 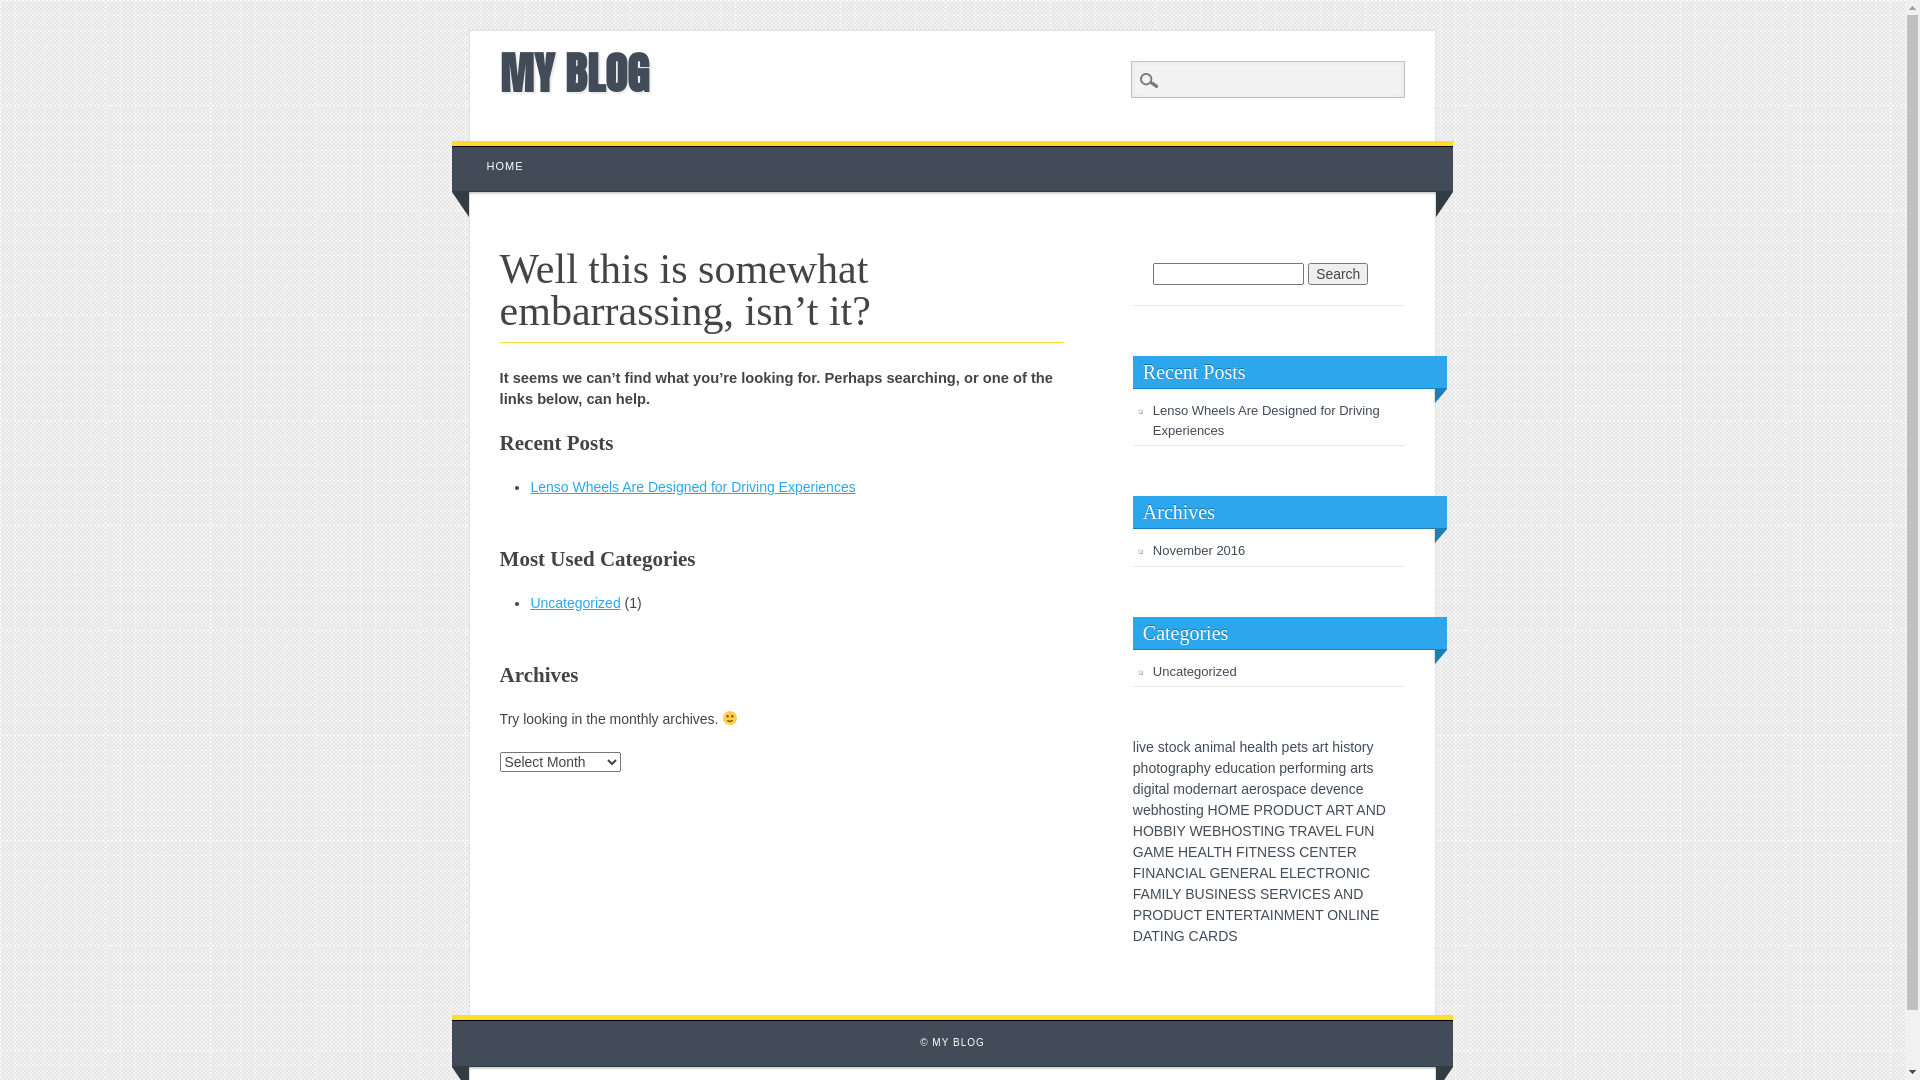 I want to click on 'L', so click(x=1209, y=852).